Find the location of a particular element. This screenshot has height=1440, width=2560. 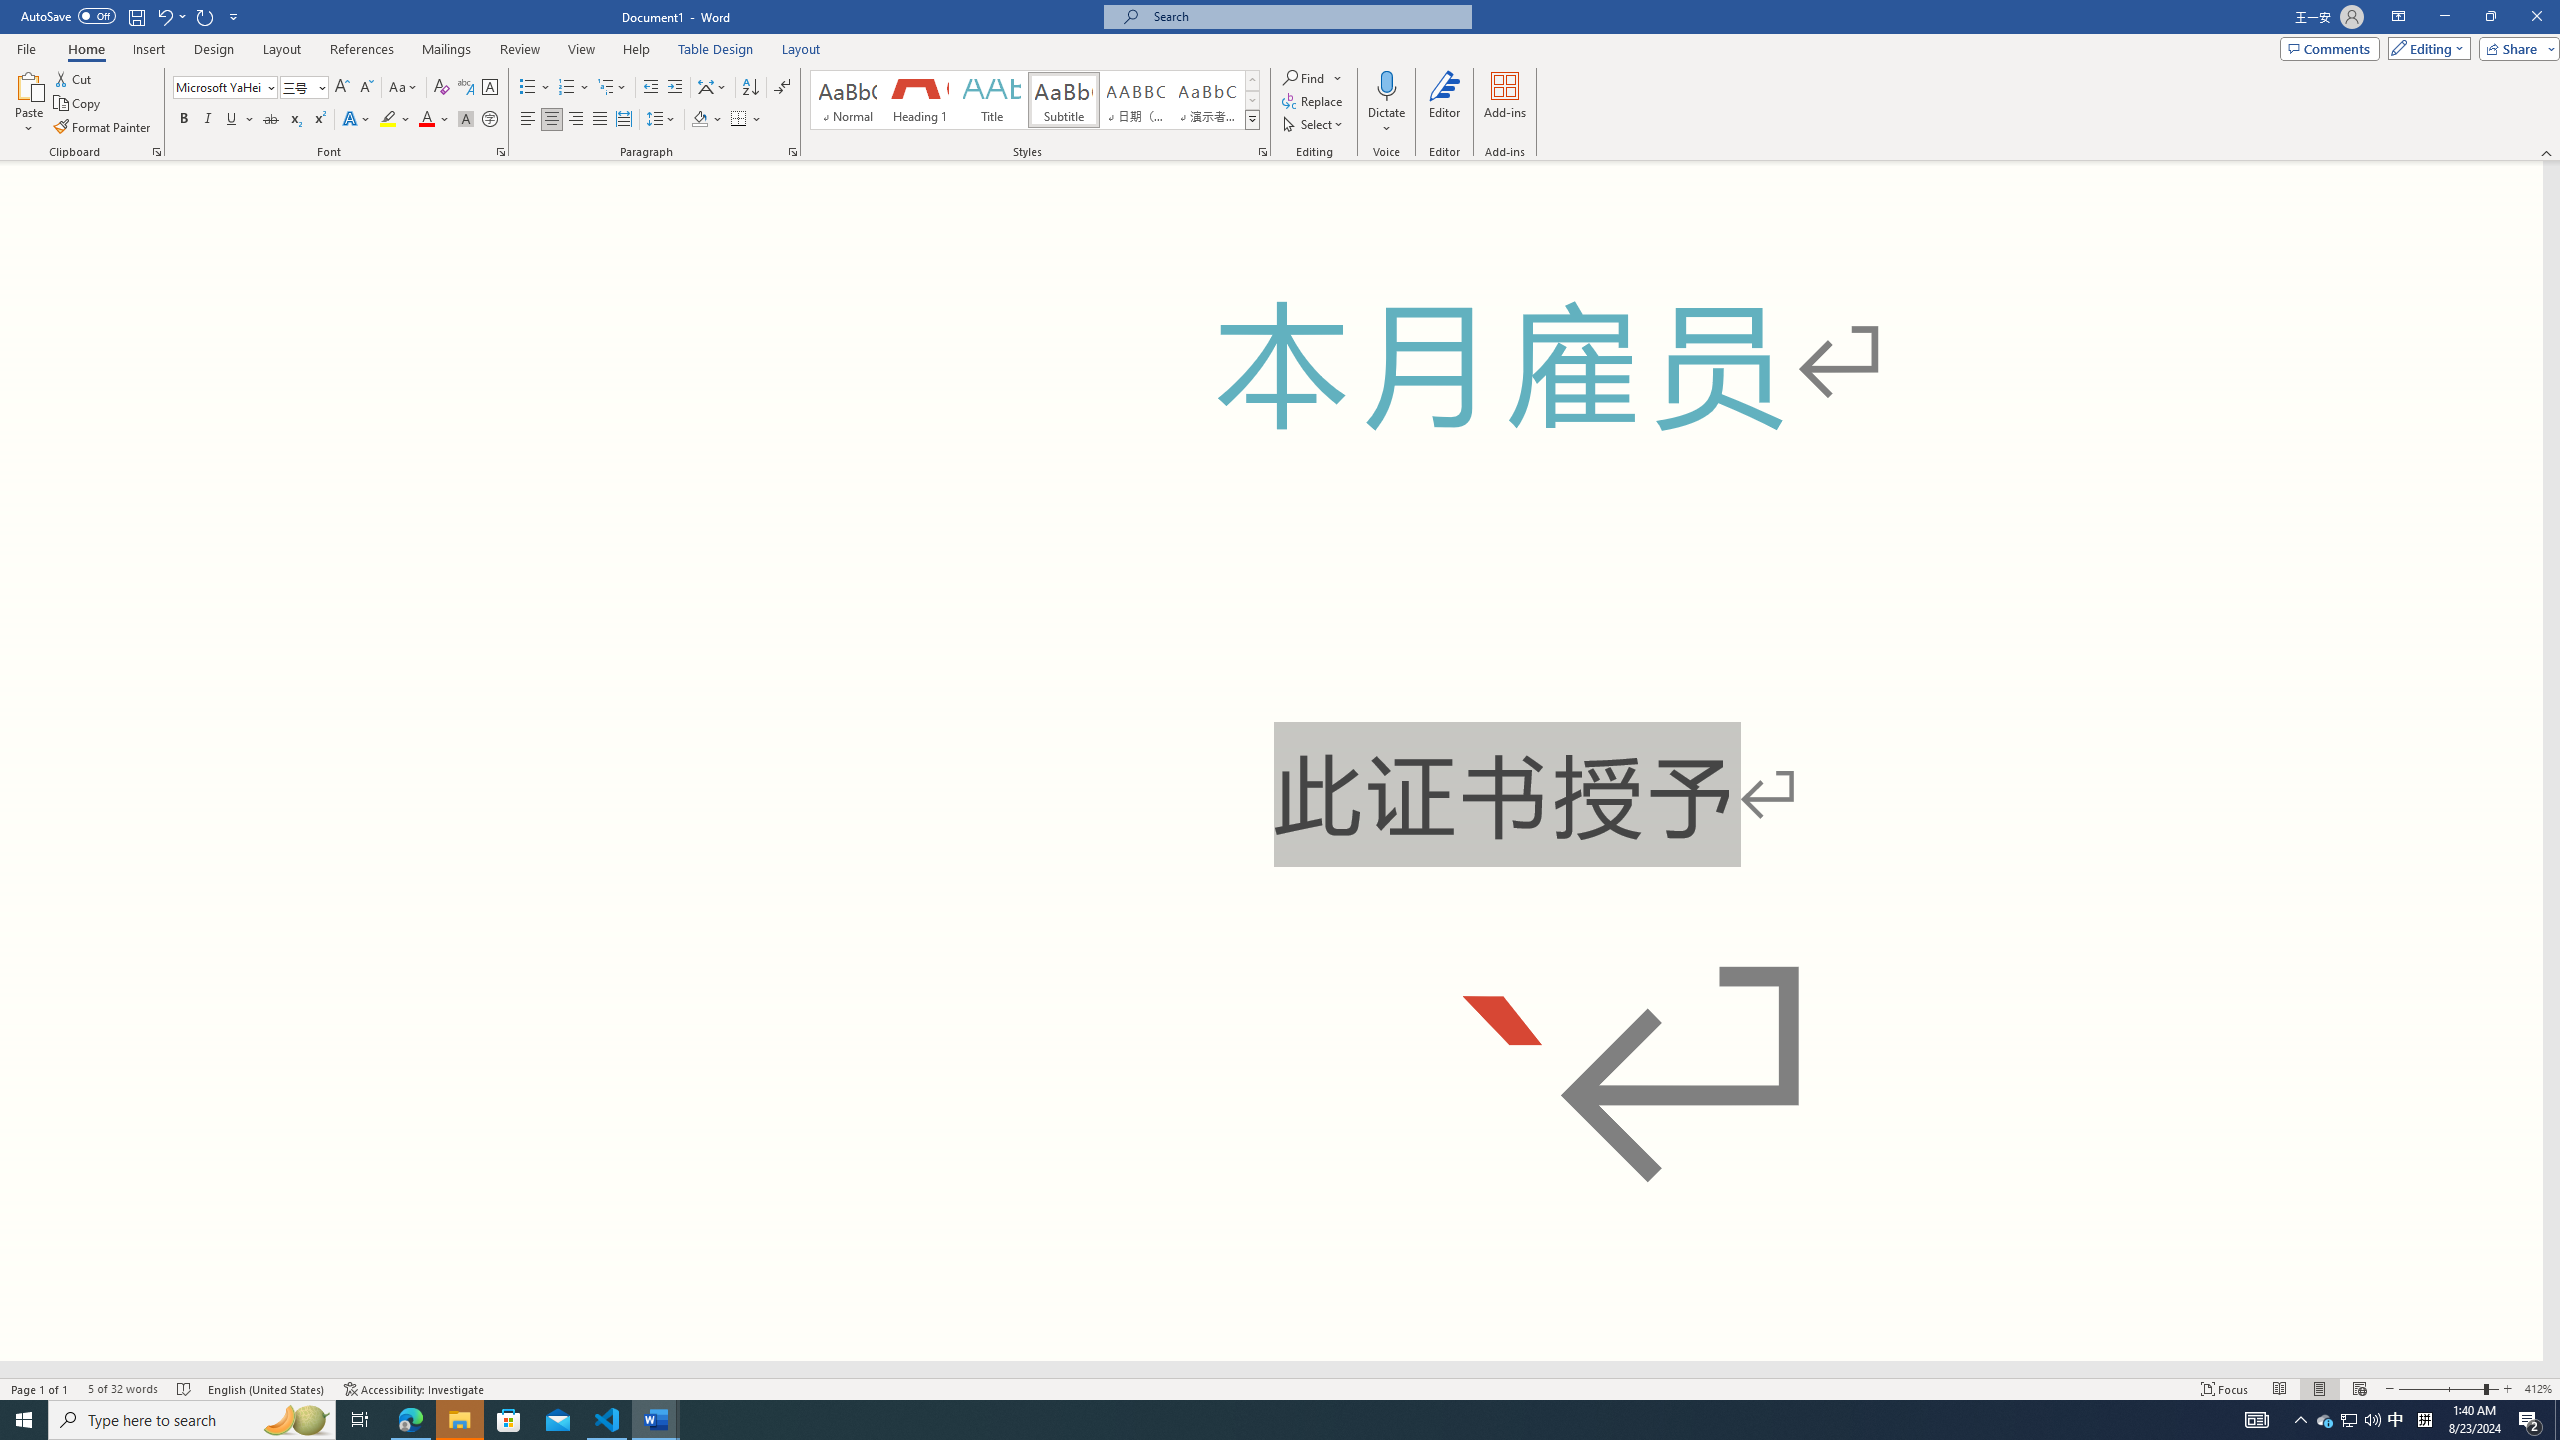

'Office Clipboard...' is located at coordinates (155, 150).